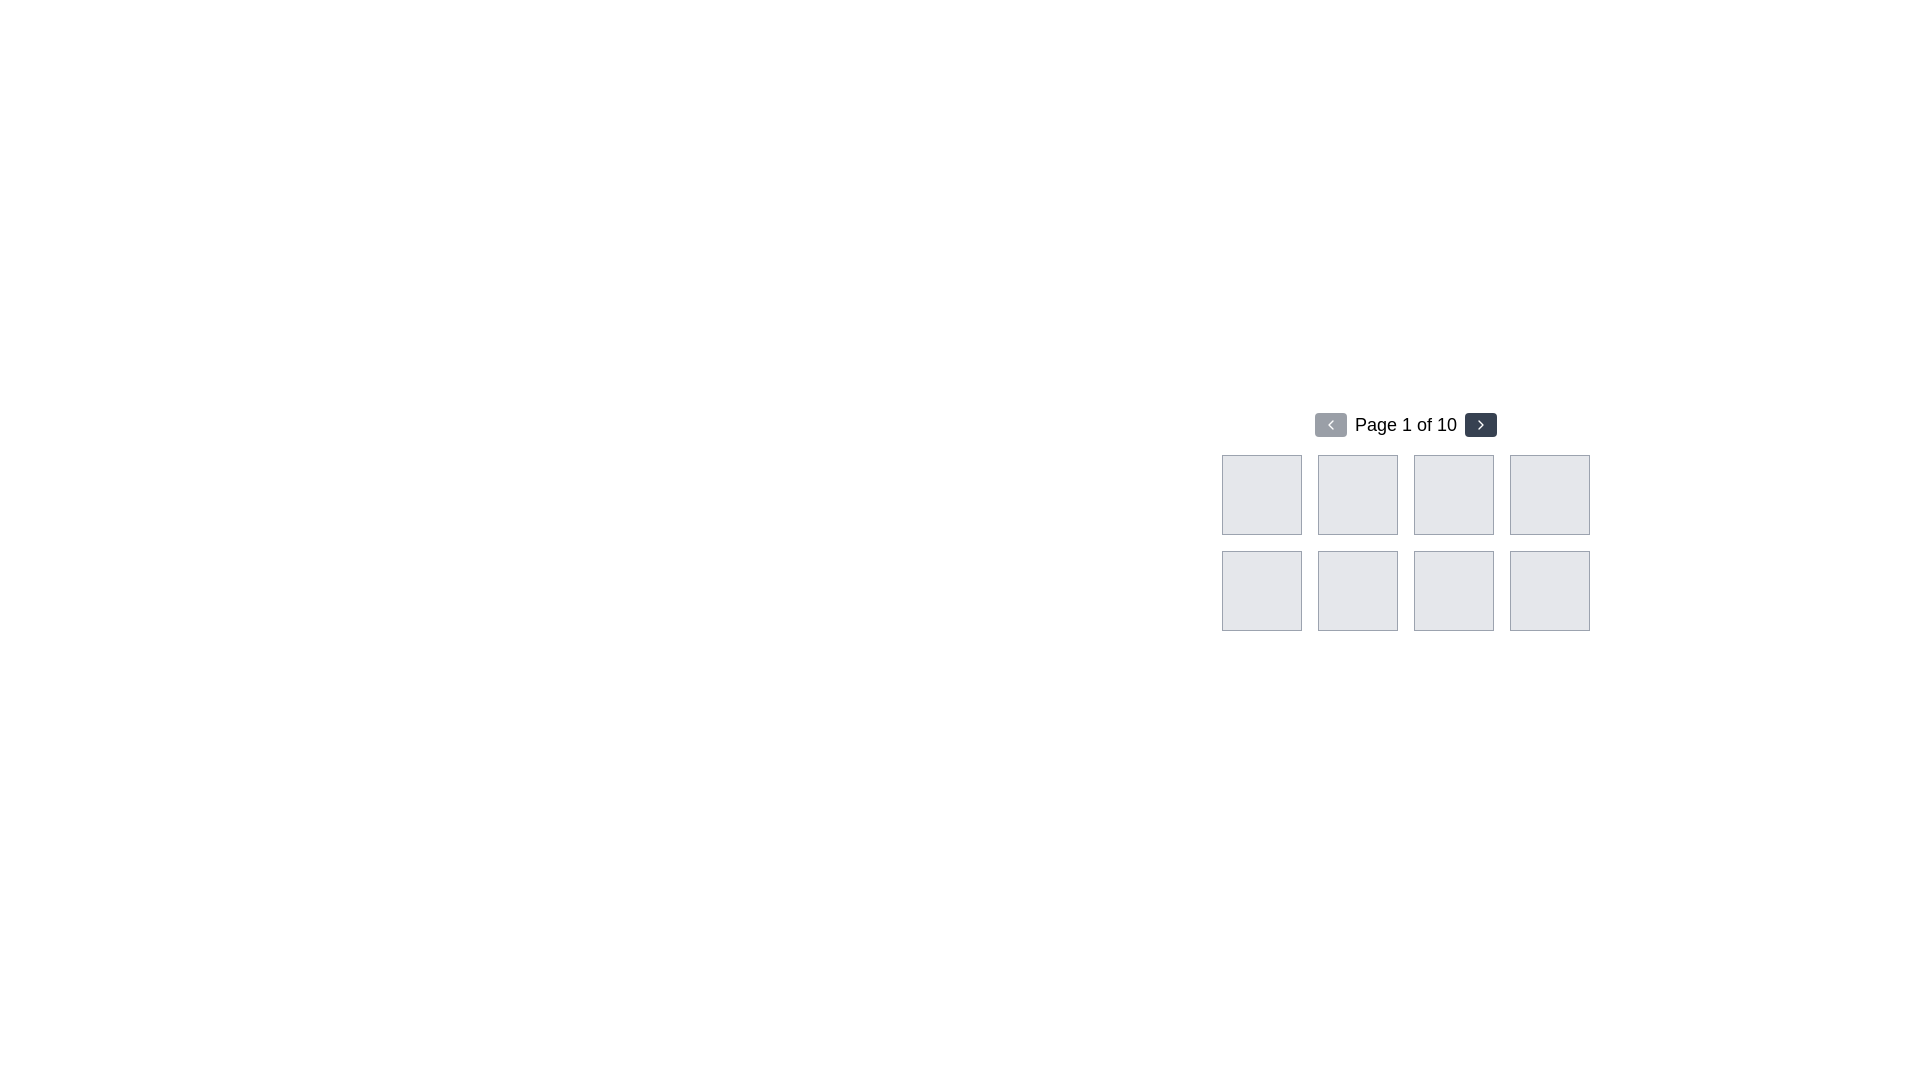 This screenshot has height=1080, width=1920. I want to click on the leftmost navigation button located at the top-center of the interface, so click(1330, 423).